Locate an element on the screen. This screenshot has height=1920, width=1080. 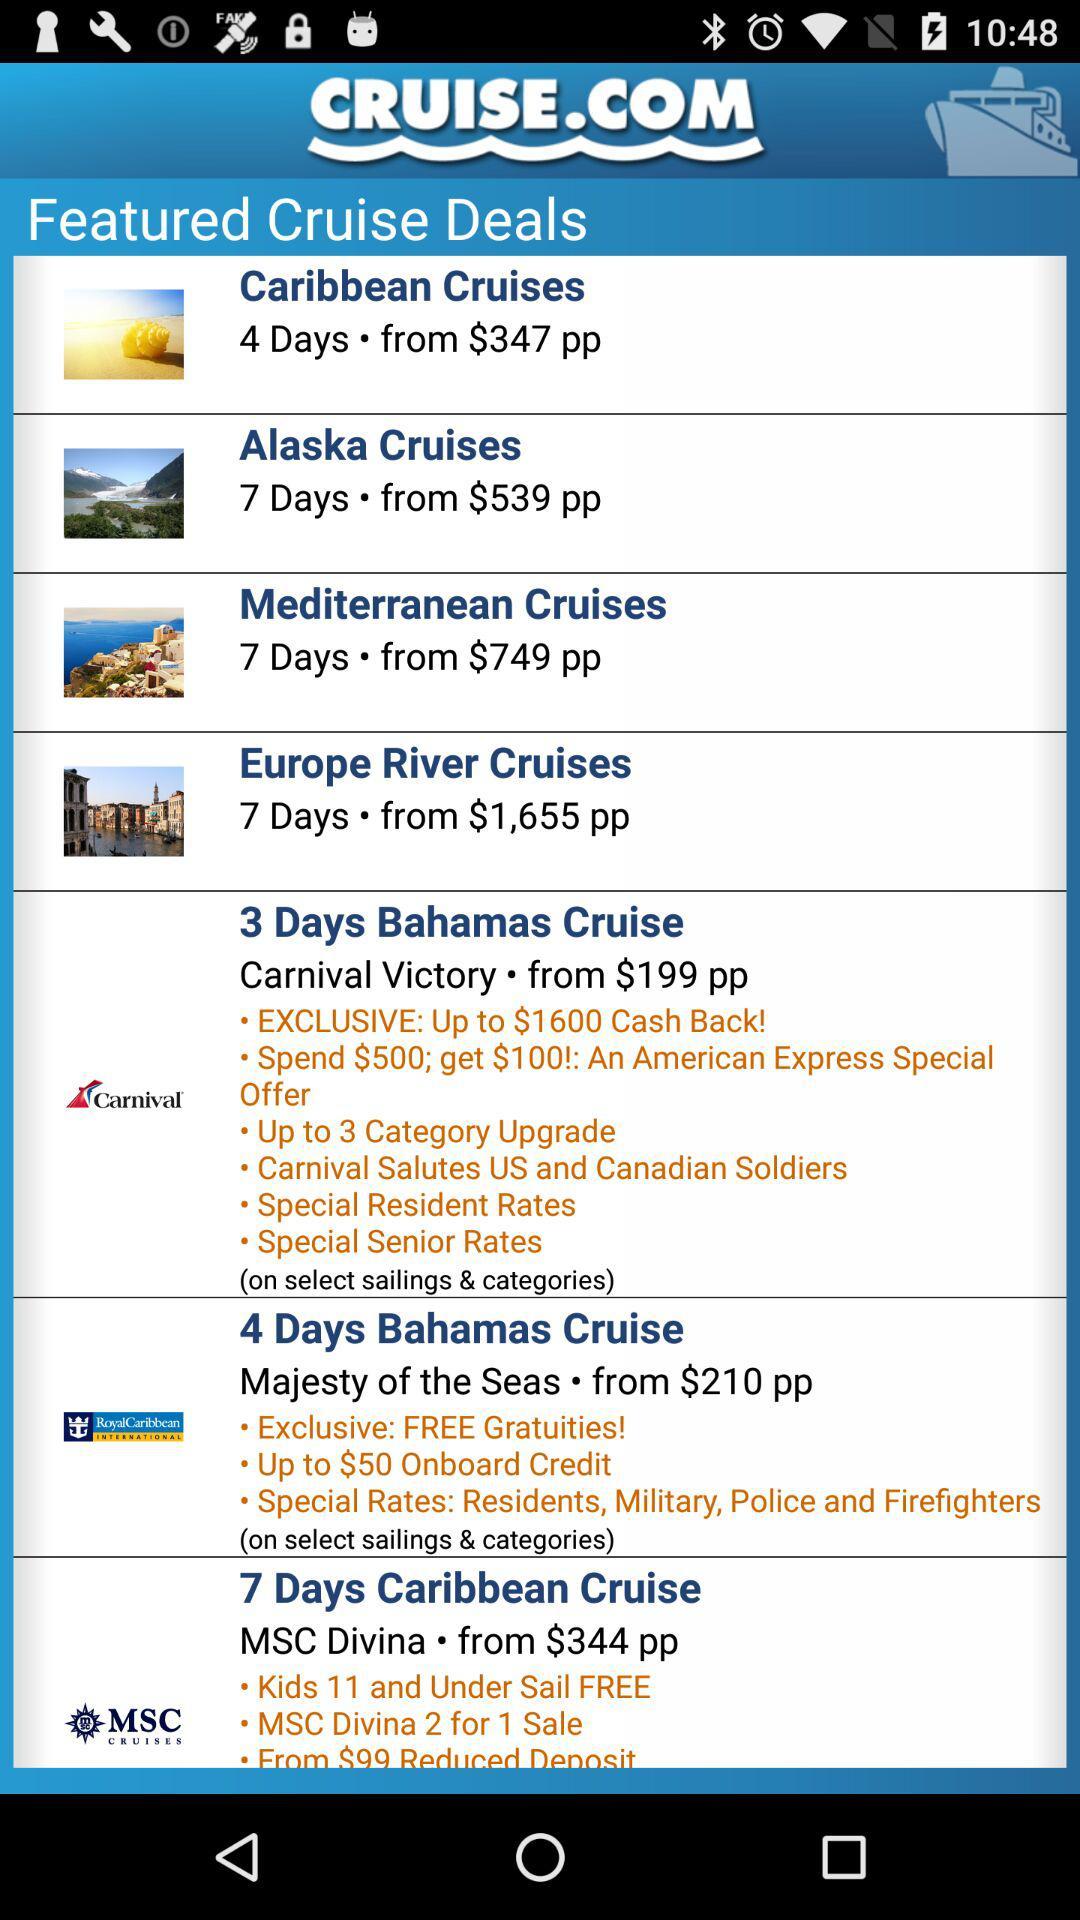
alaska cruises item is located at coordinates (380, 442).